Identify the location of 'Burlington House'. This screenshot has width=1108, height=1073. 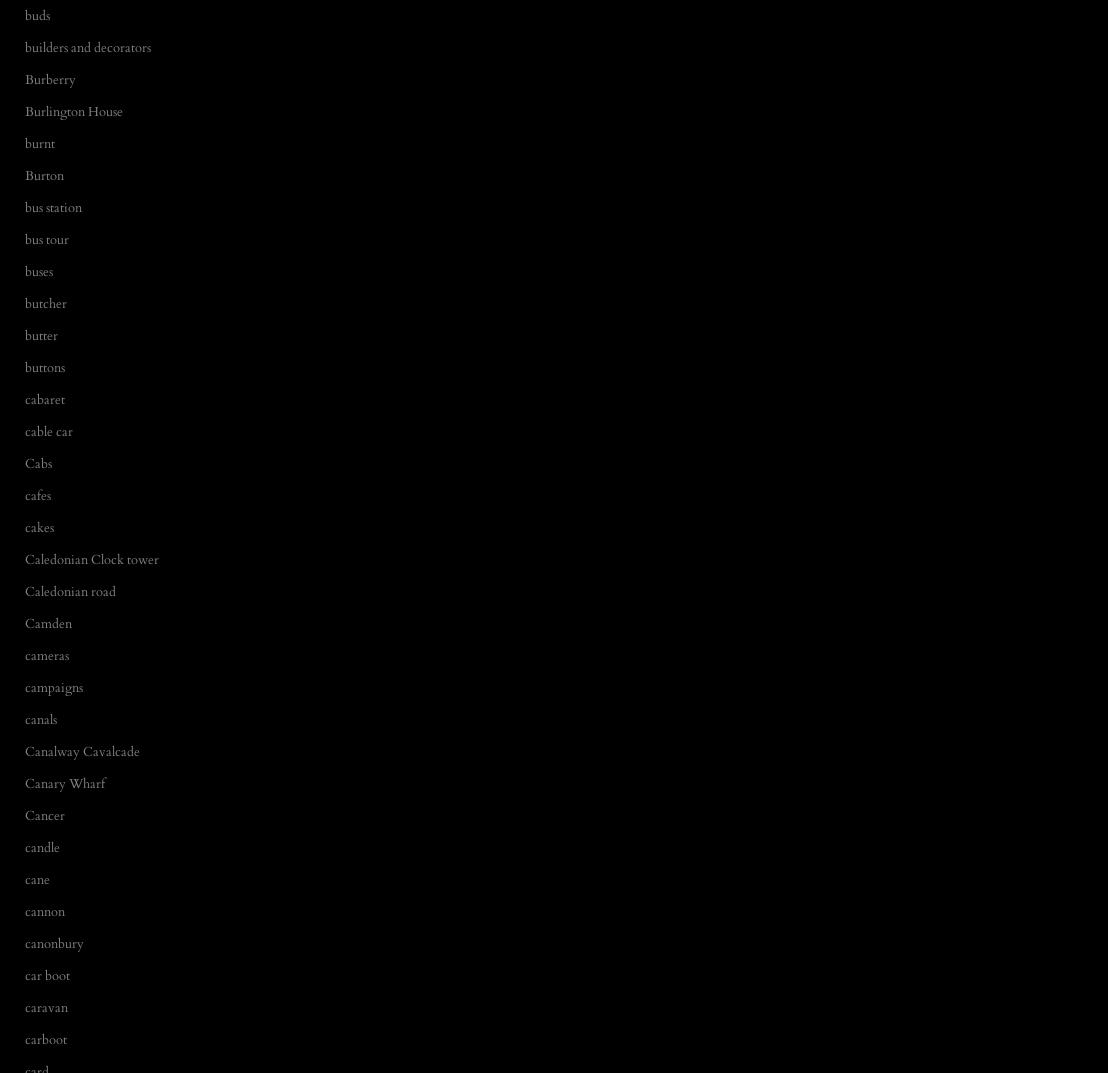
(73, 110).